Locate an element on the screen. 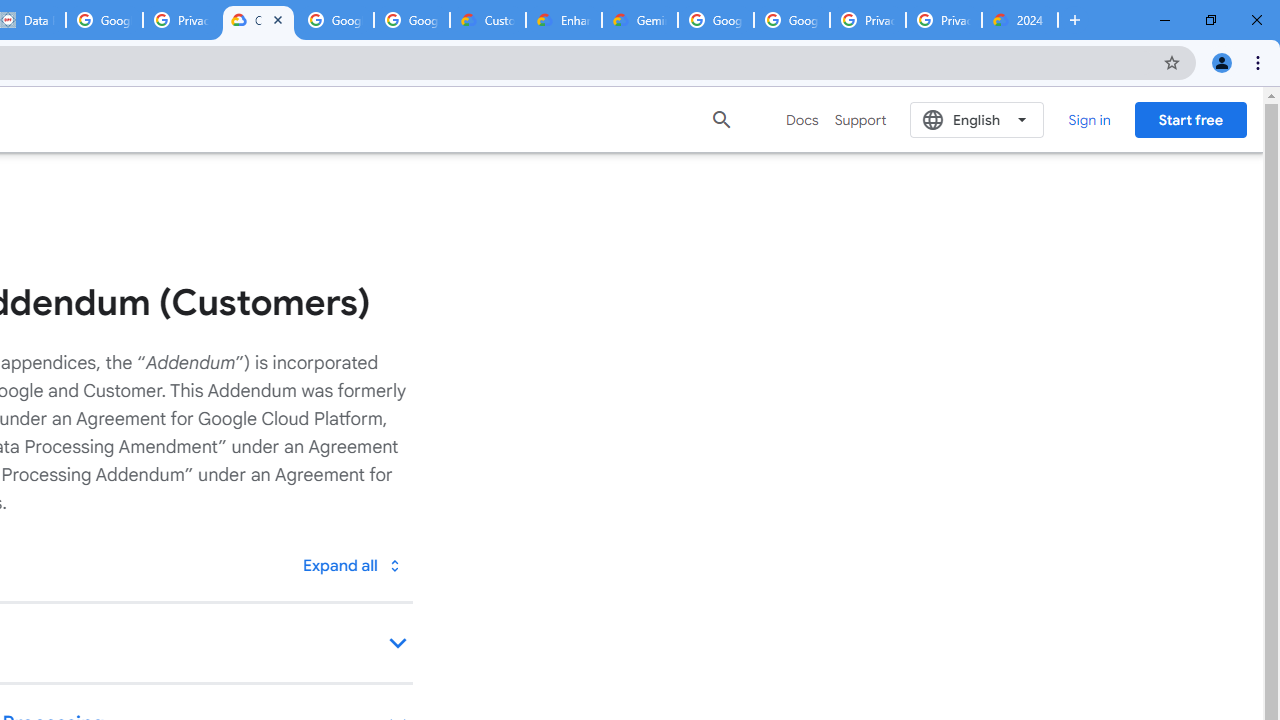  'Gemini for Business and Developers | Google Cloud' is located at coordinates (640, 20).